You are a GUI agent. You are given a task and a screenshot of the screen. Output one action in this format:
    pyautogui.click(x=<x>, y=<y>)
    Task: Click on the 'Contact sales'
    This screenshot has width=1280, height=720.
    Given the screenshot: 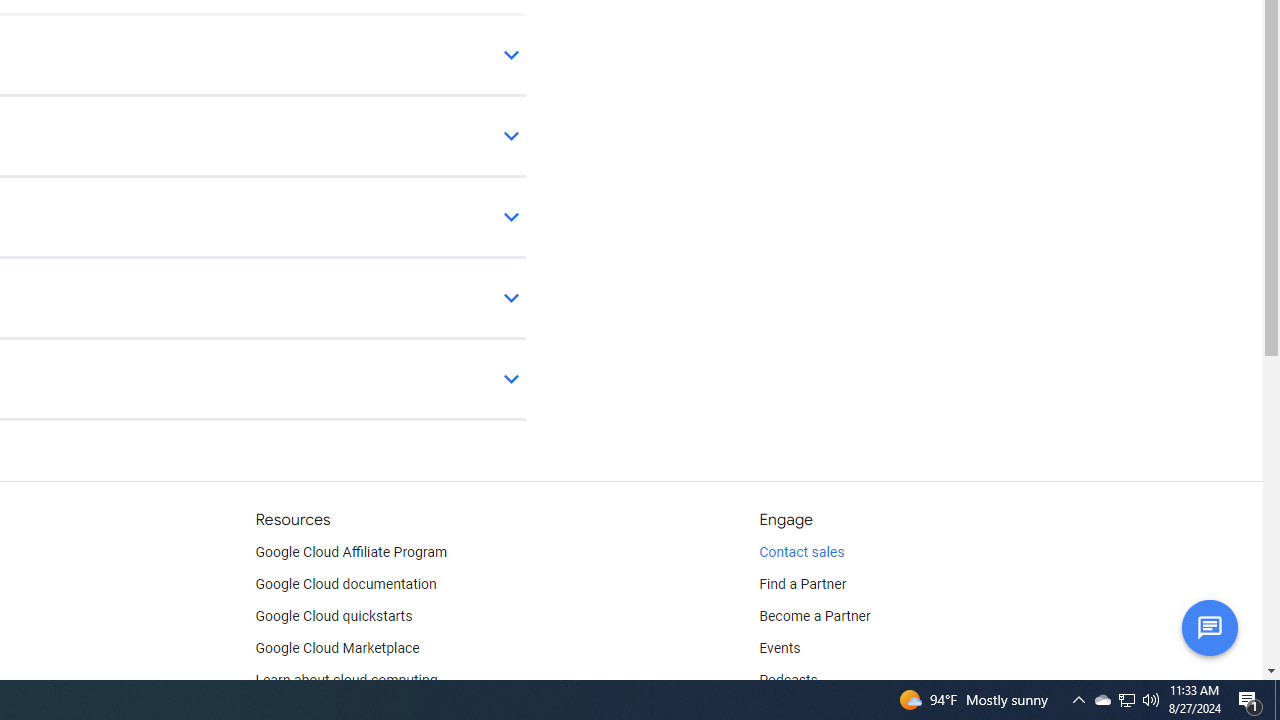 What is the action you would take?
    pyautogui.click(x=801, y=552)
    